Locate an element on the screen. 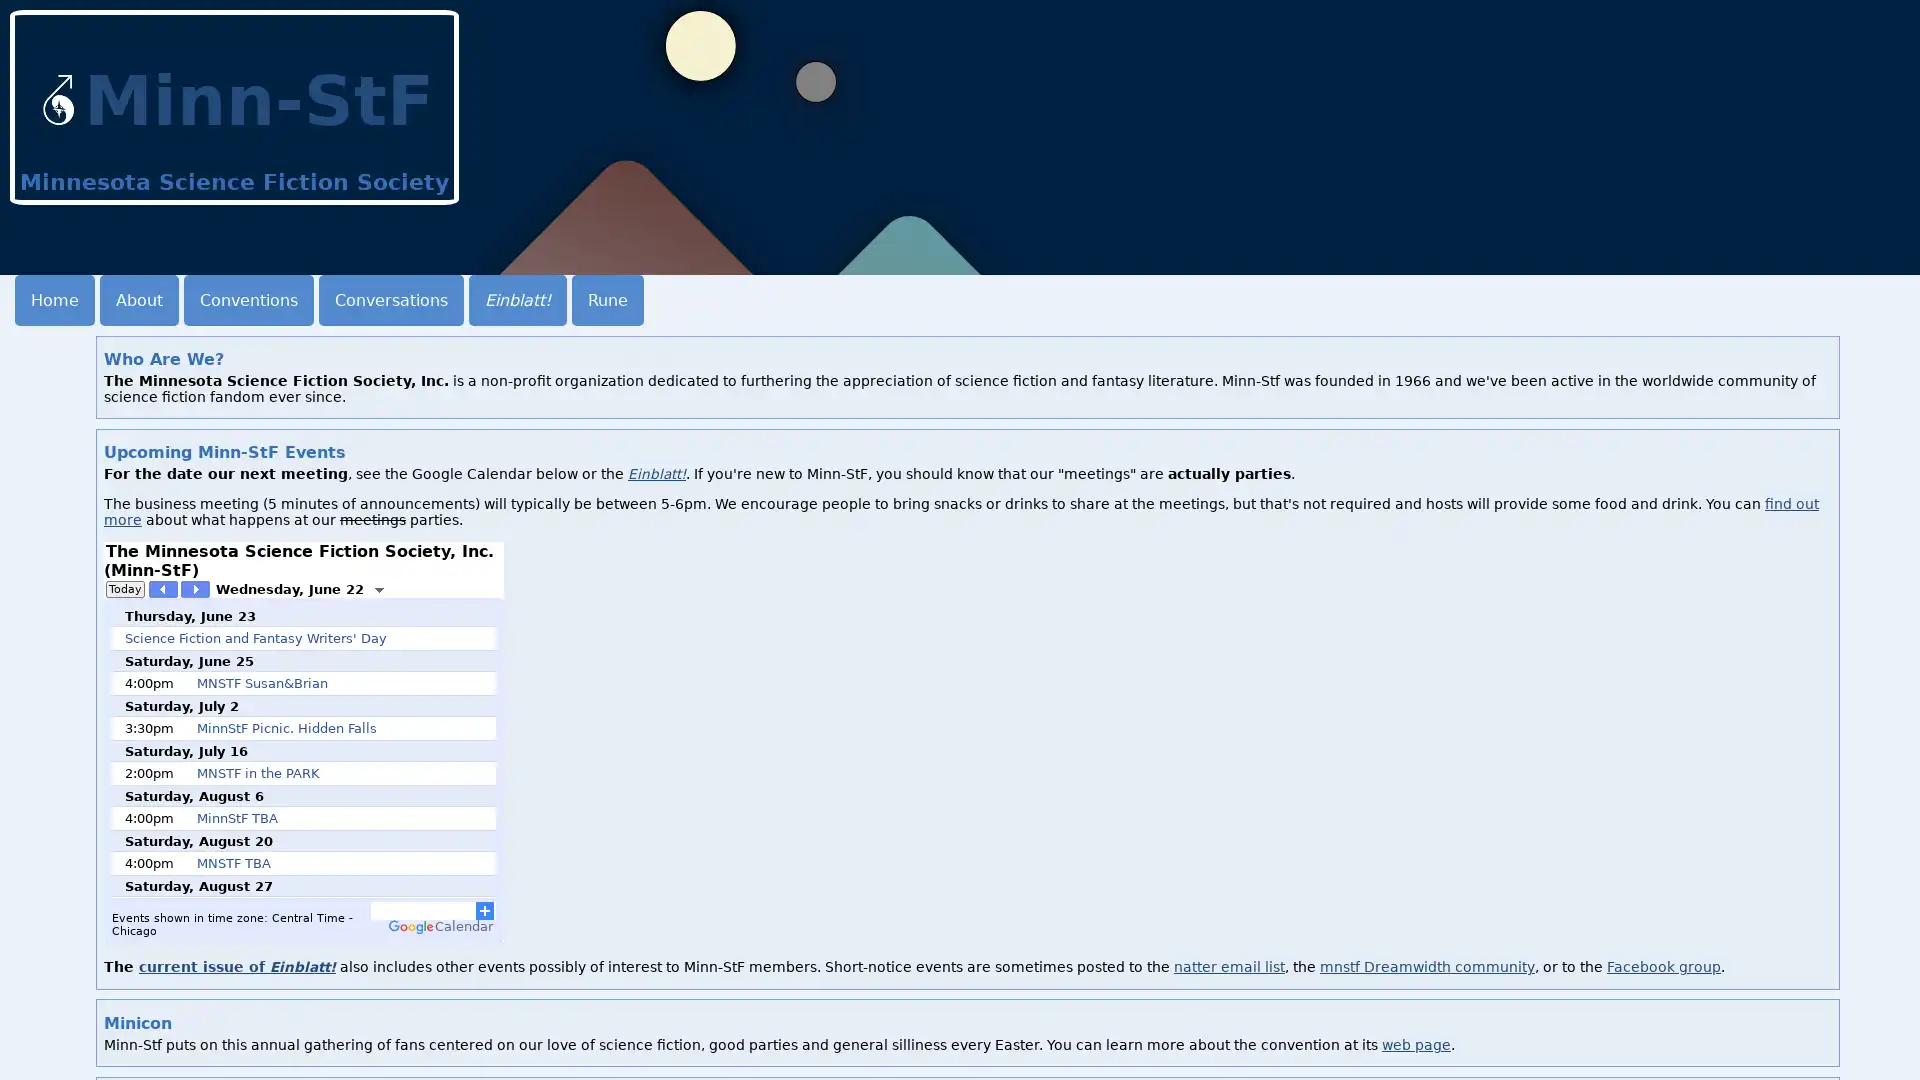 The image size is (1920, 1080). Conversations is located at coordinates (391, 300).